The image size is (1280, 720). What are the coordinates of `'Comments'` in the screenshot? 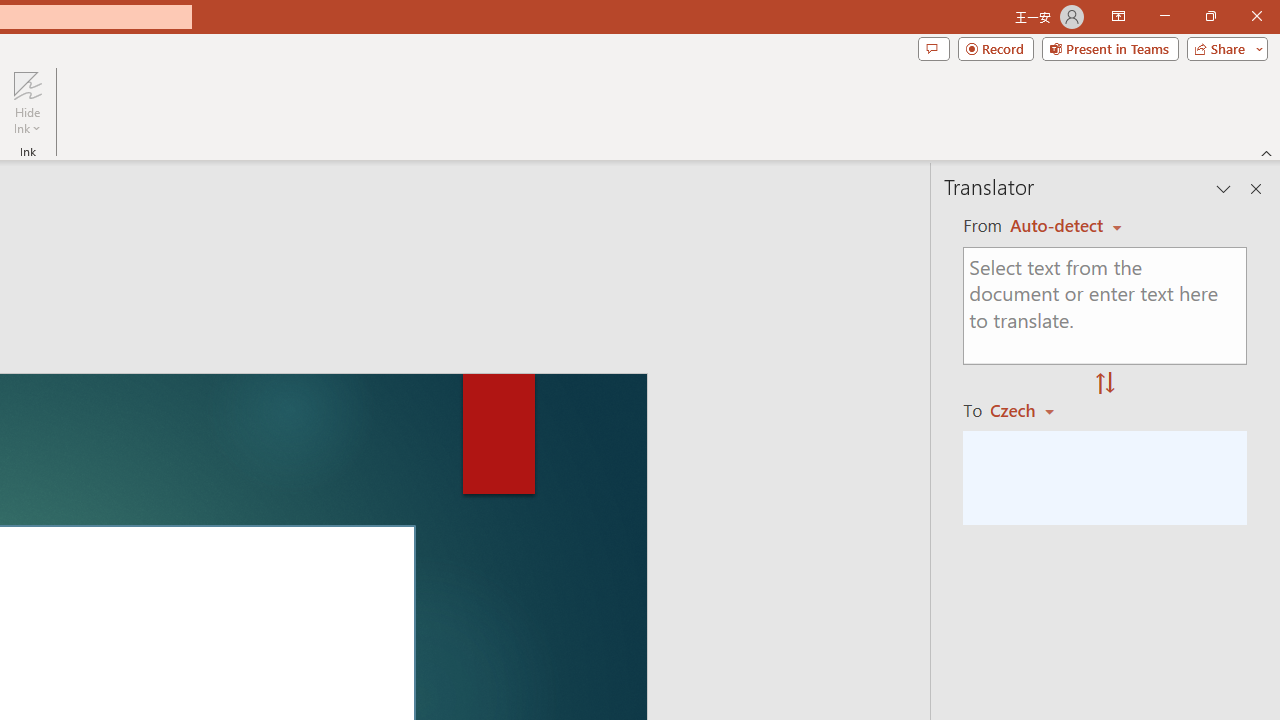 It's located at (932, 47).